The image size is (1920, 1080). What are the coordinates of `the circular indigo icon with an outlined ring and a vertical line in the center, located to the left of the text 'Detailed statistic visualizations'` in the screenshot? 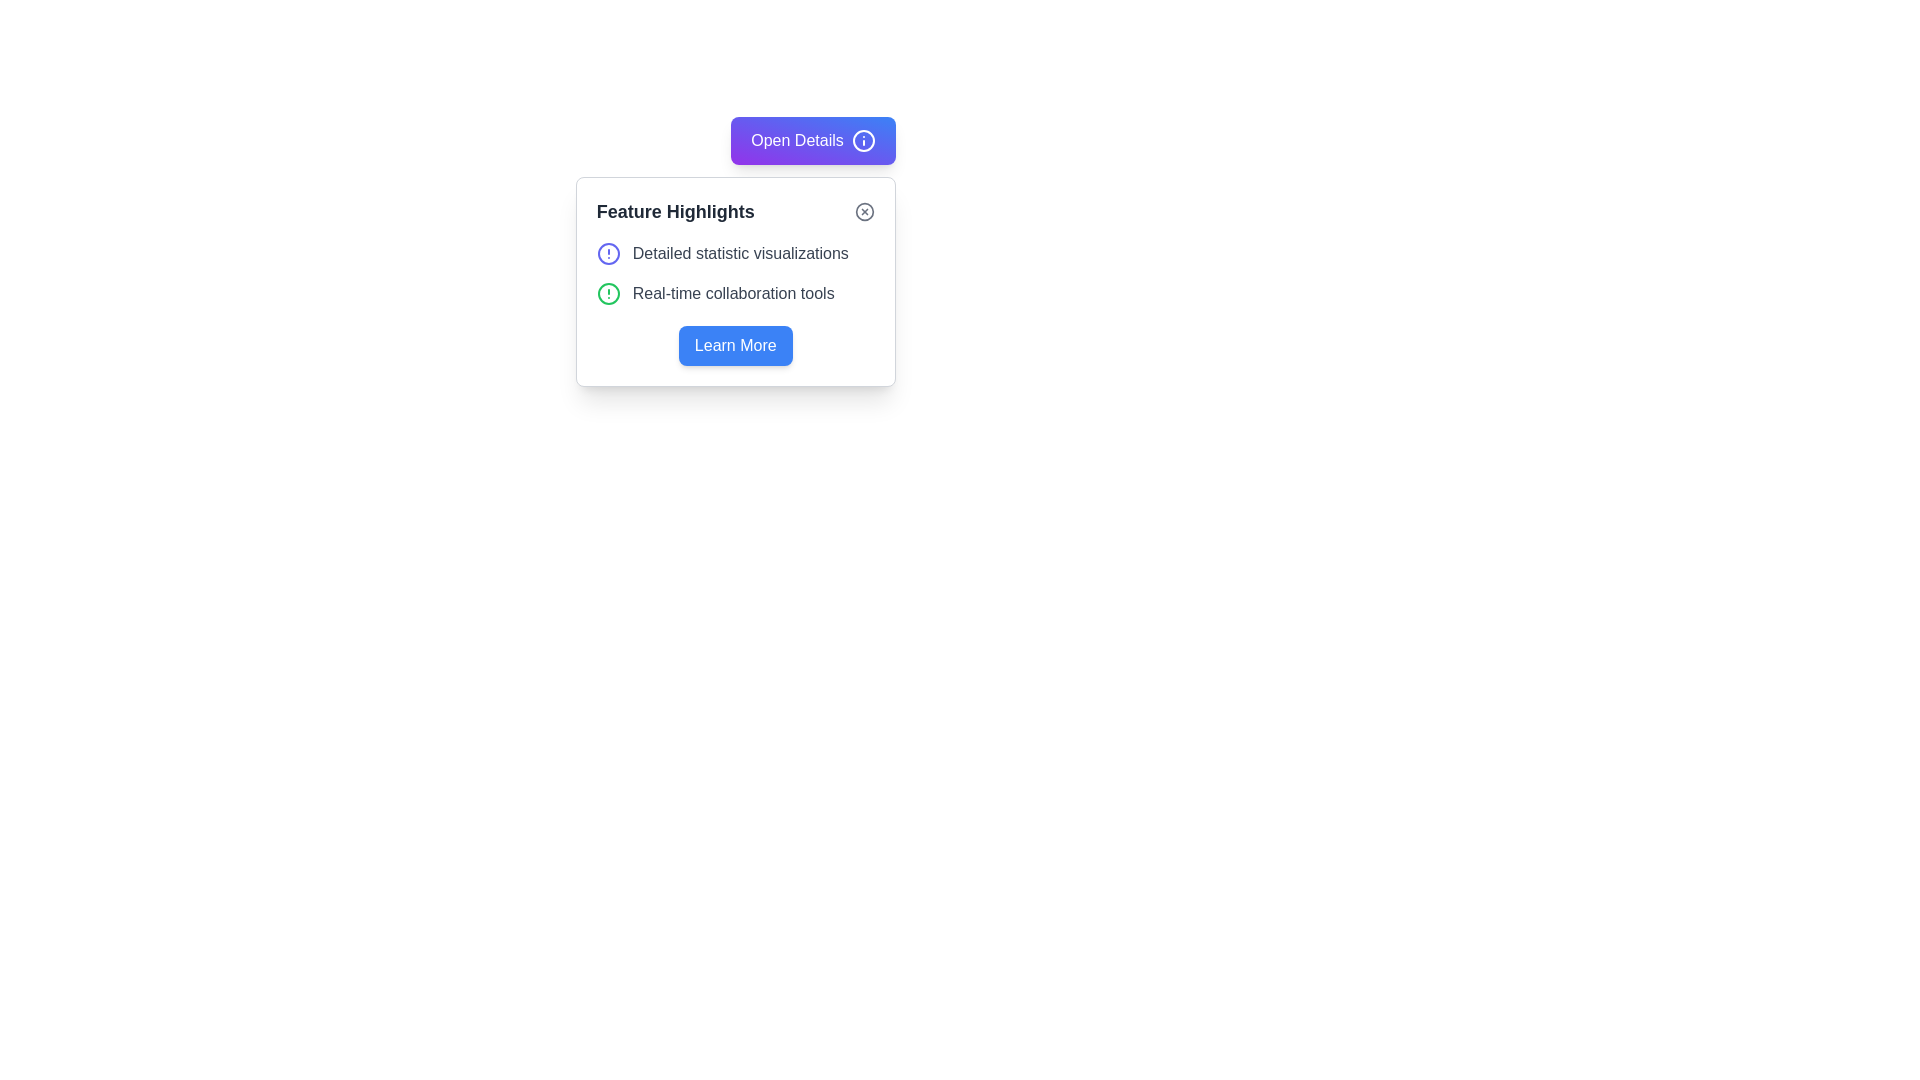 It's located at (607, 253).